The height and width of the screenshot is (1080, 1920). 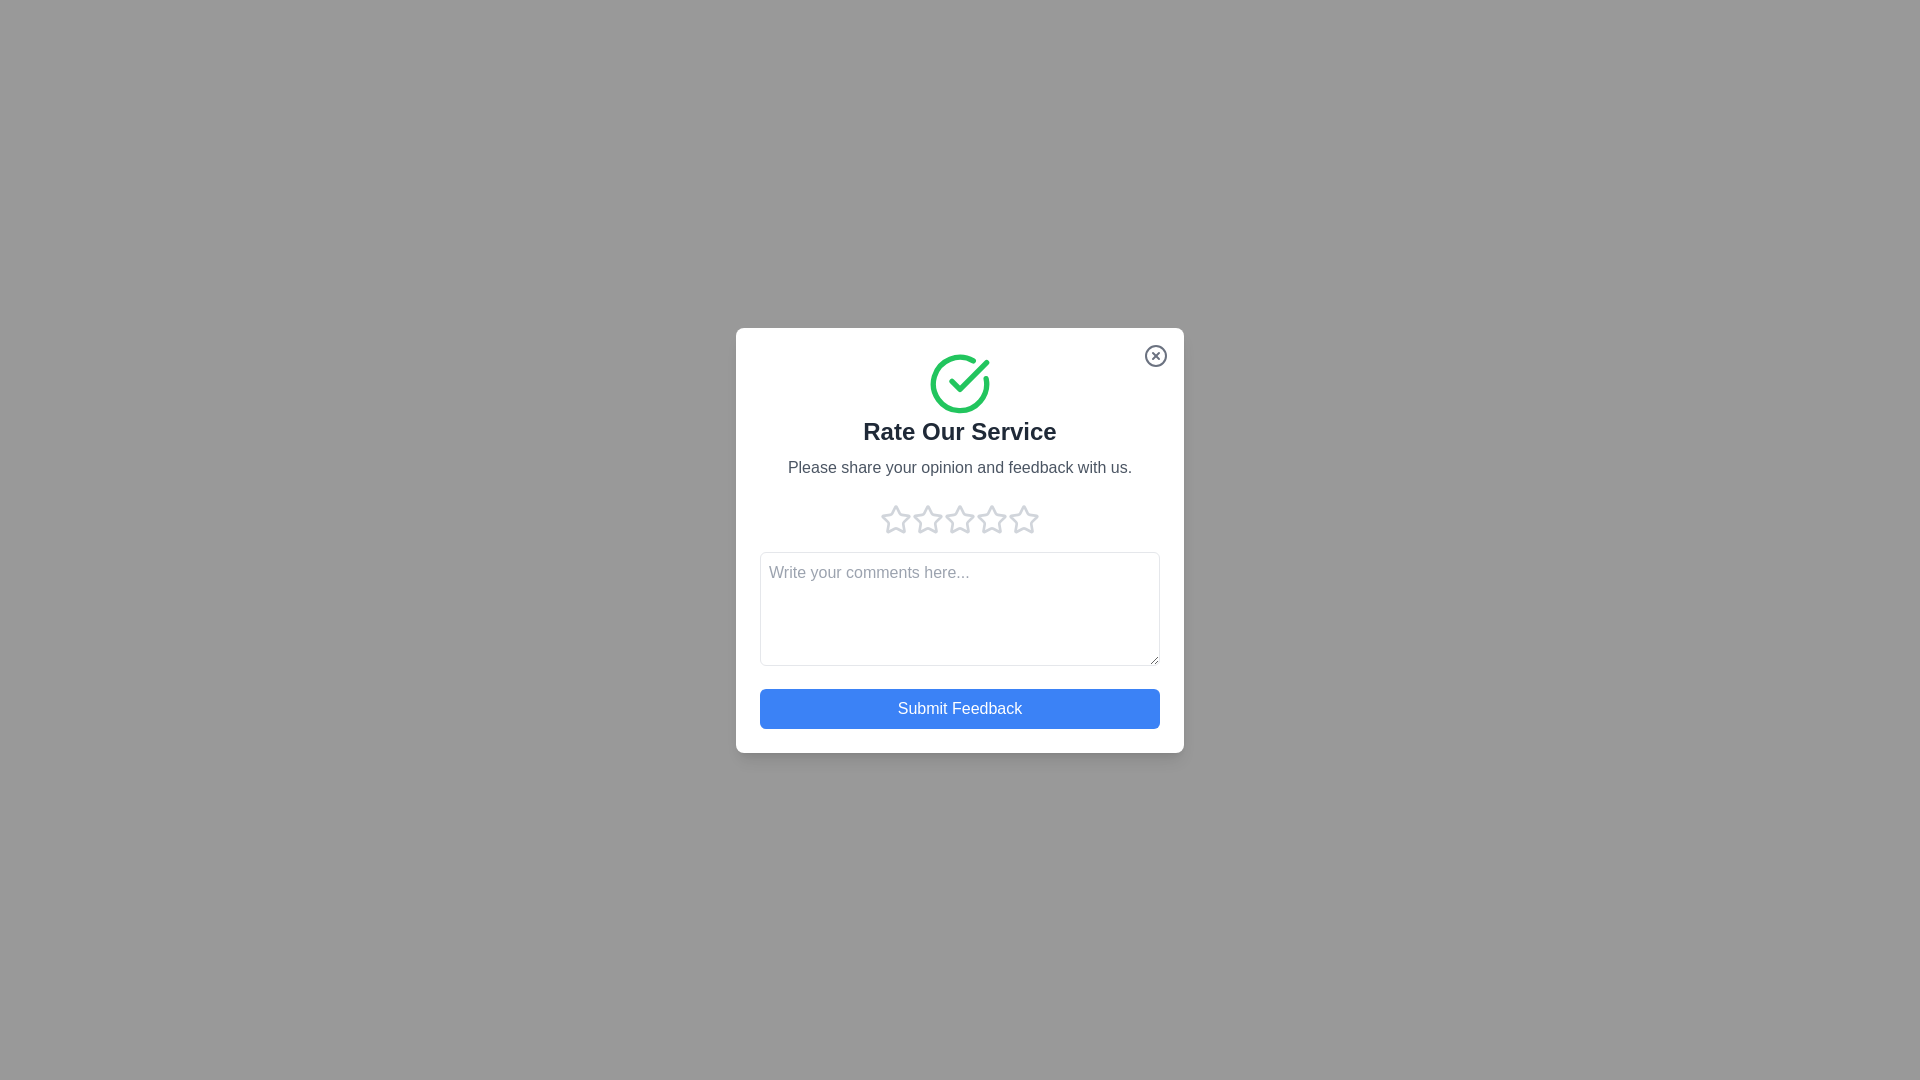 What do you see at coordinates (1156, 354) in the screenshot?
I see `close button to dismiss the dialog` at bounding box center [1156, 354].